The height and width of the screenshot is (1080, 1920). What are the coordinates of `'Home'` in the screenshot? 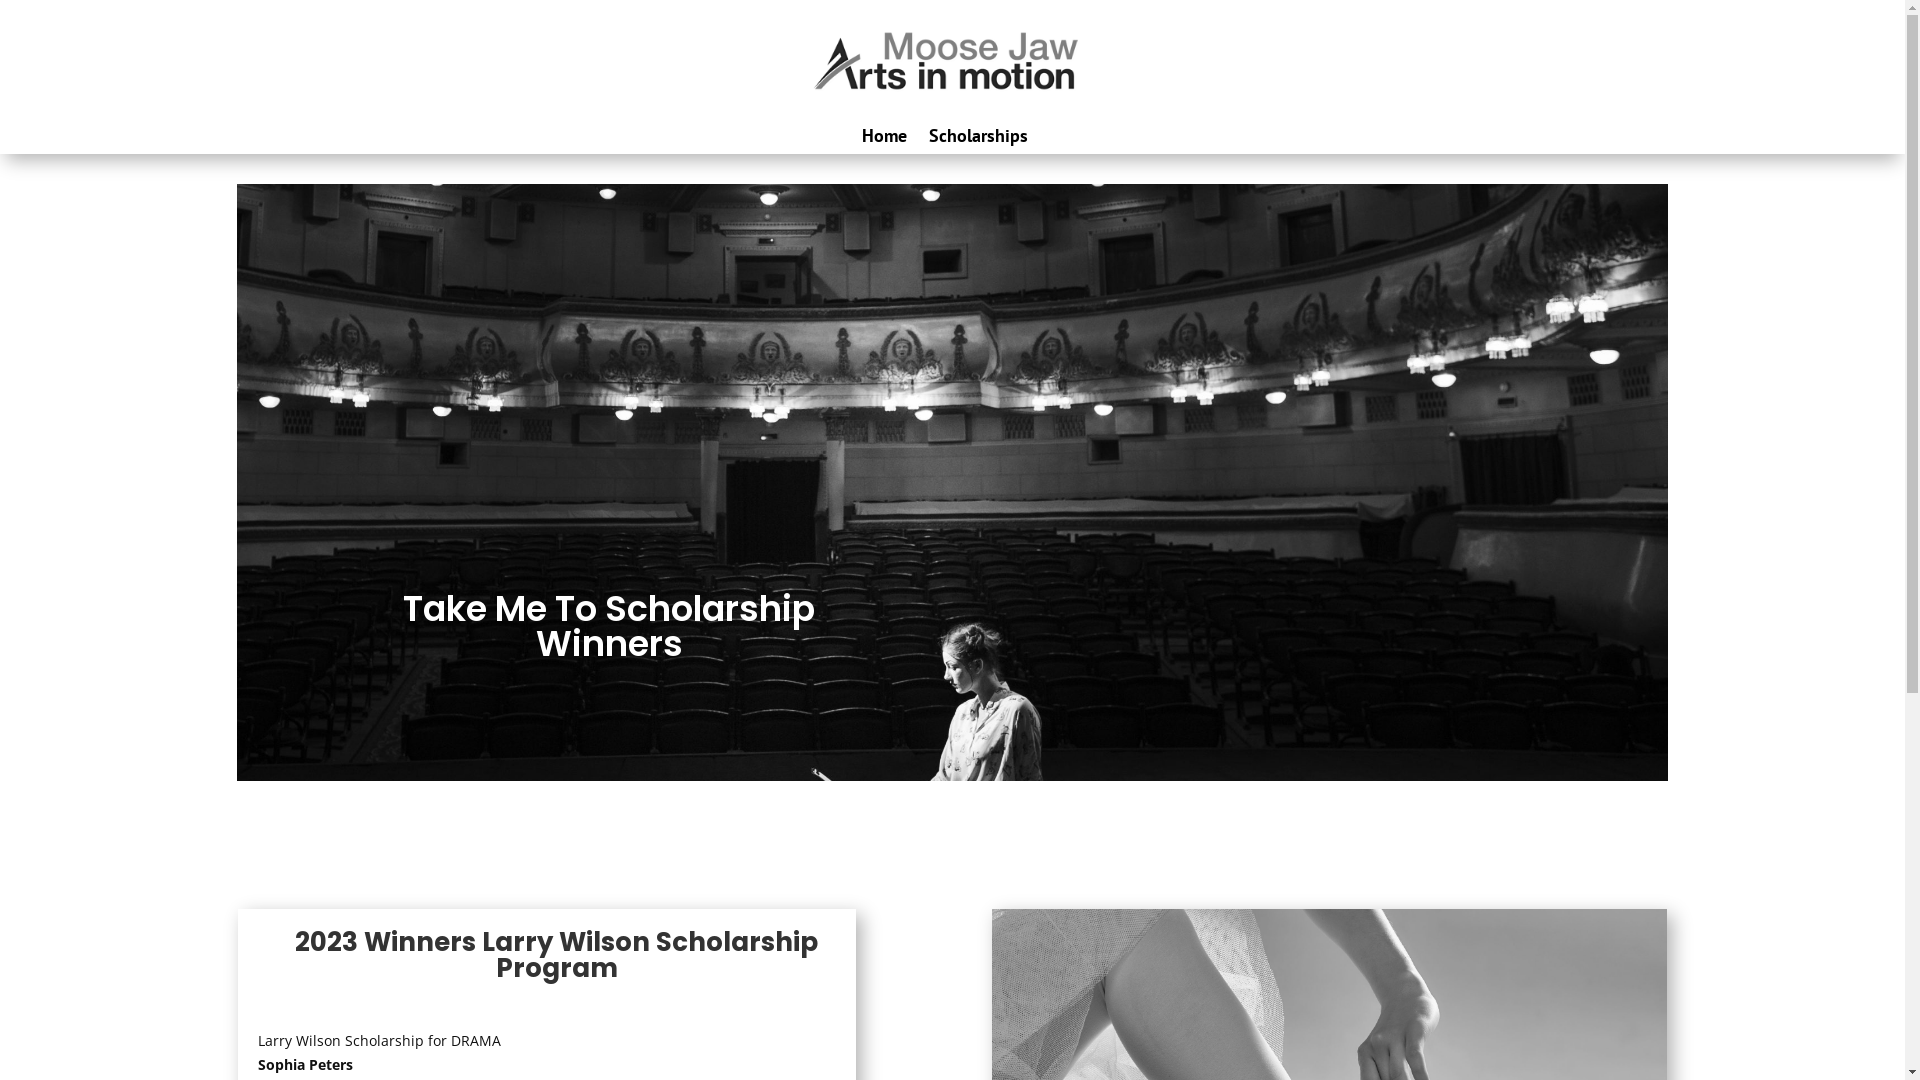 It's located at (862, 135).